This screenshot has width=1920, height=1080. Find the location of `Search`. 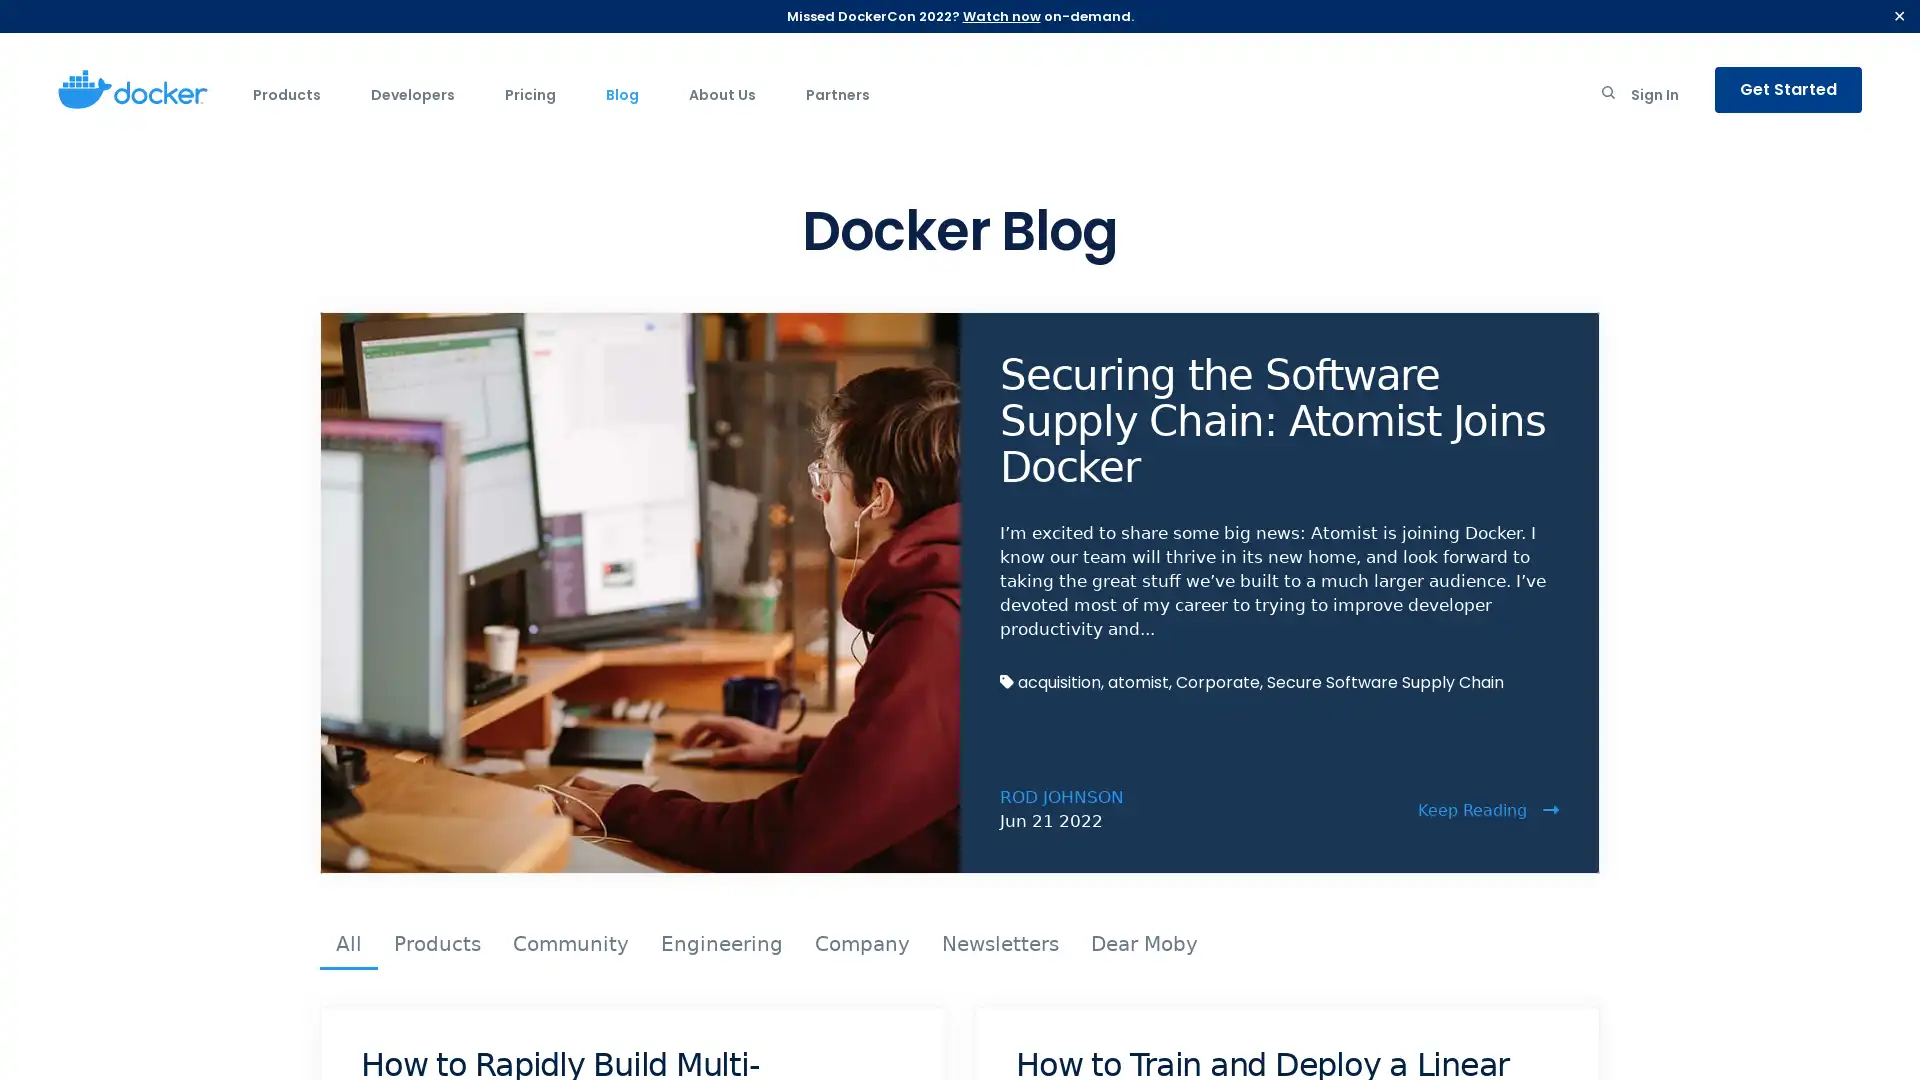

Search is located at coordinates (1608, 96).